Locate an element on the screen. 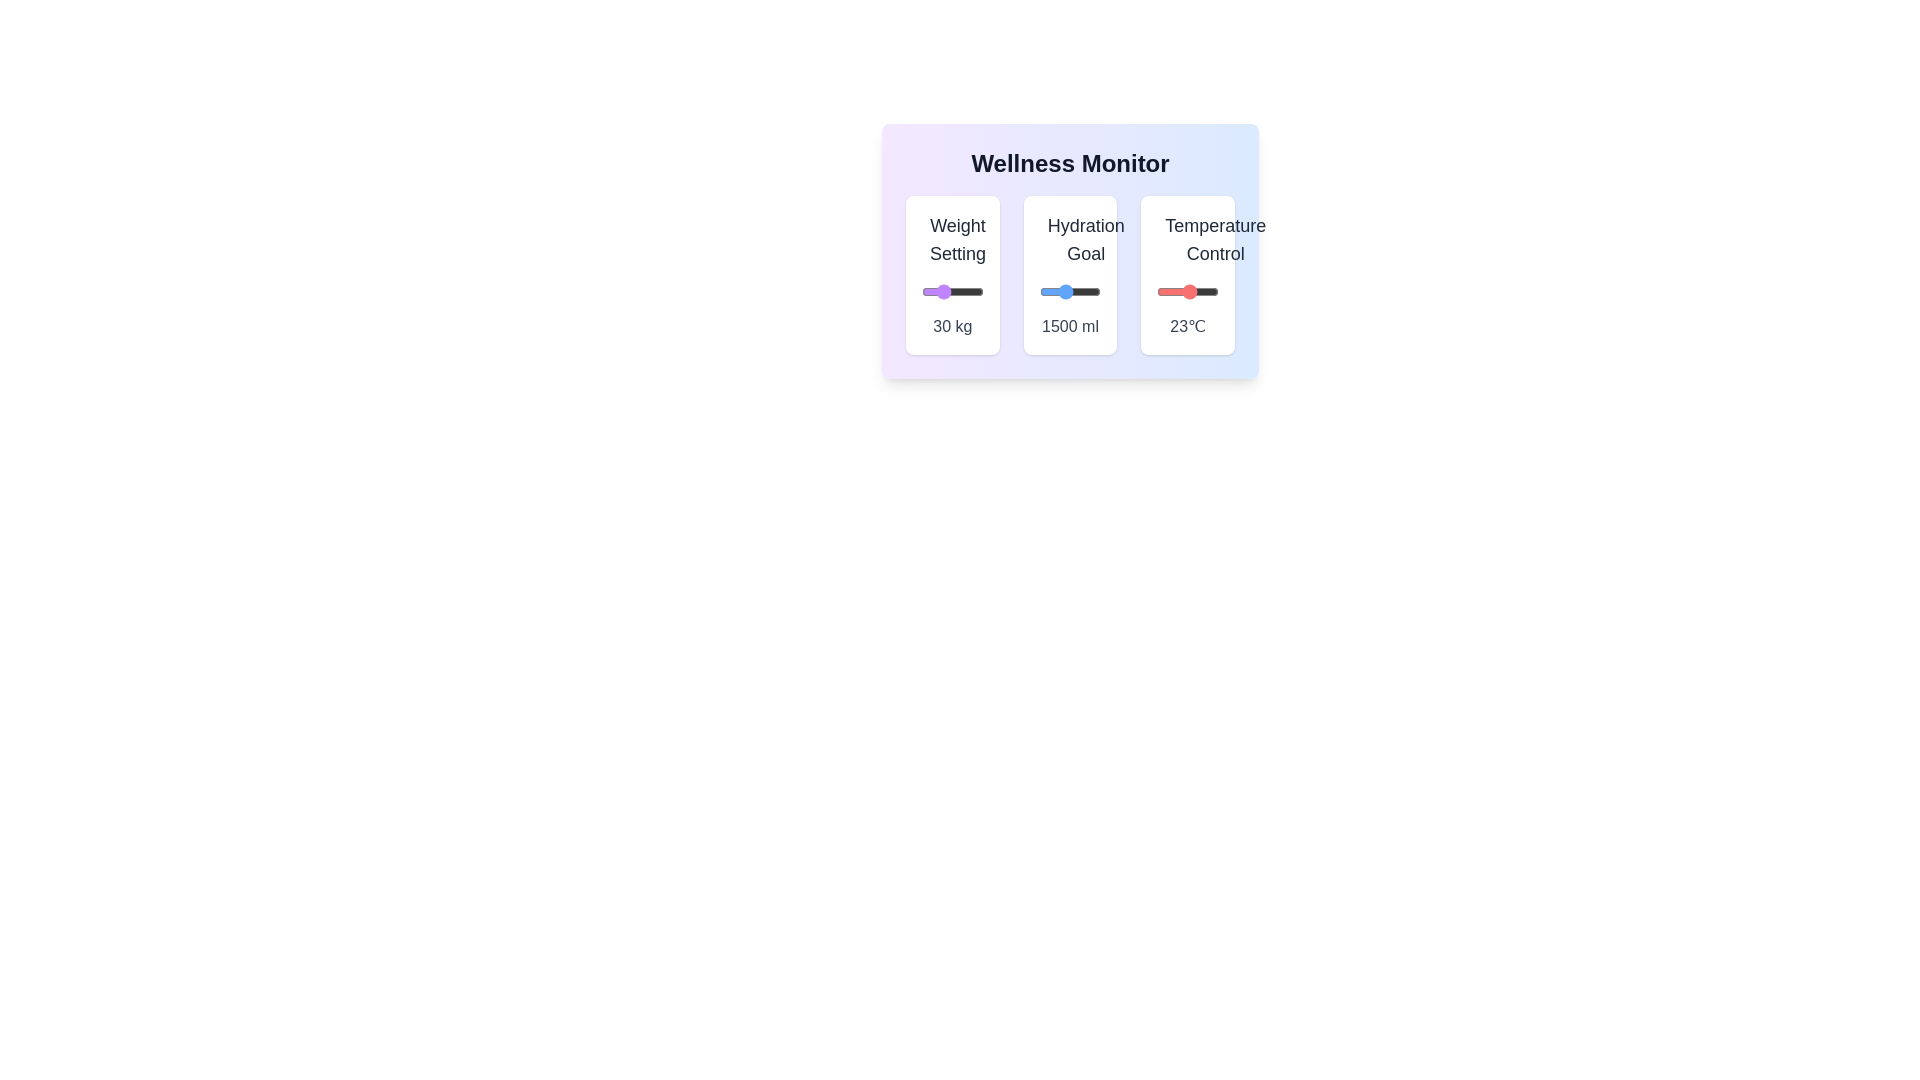  the weight setting is located at coordinates (960, 292).